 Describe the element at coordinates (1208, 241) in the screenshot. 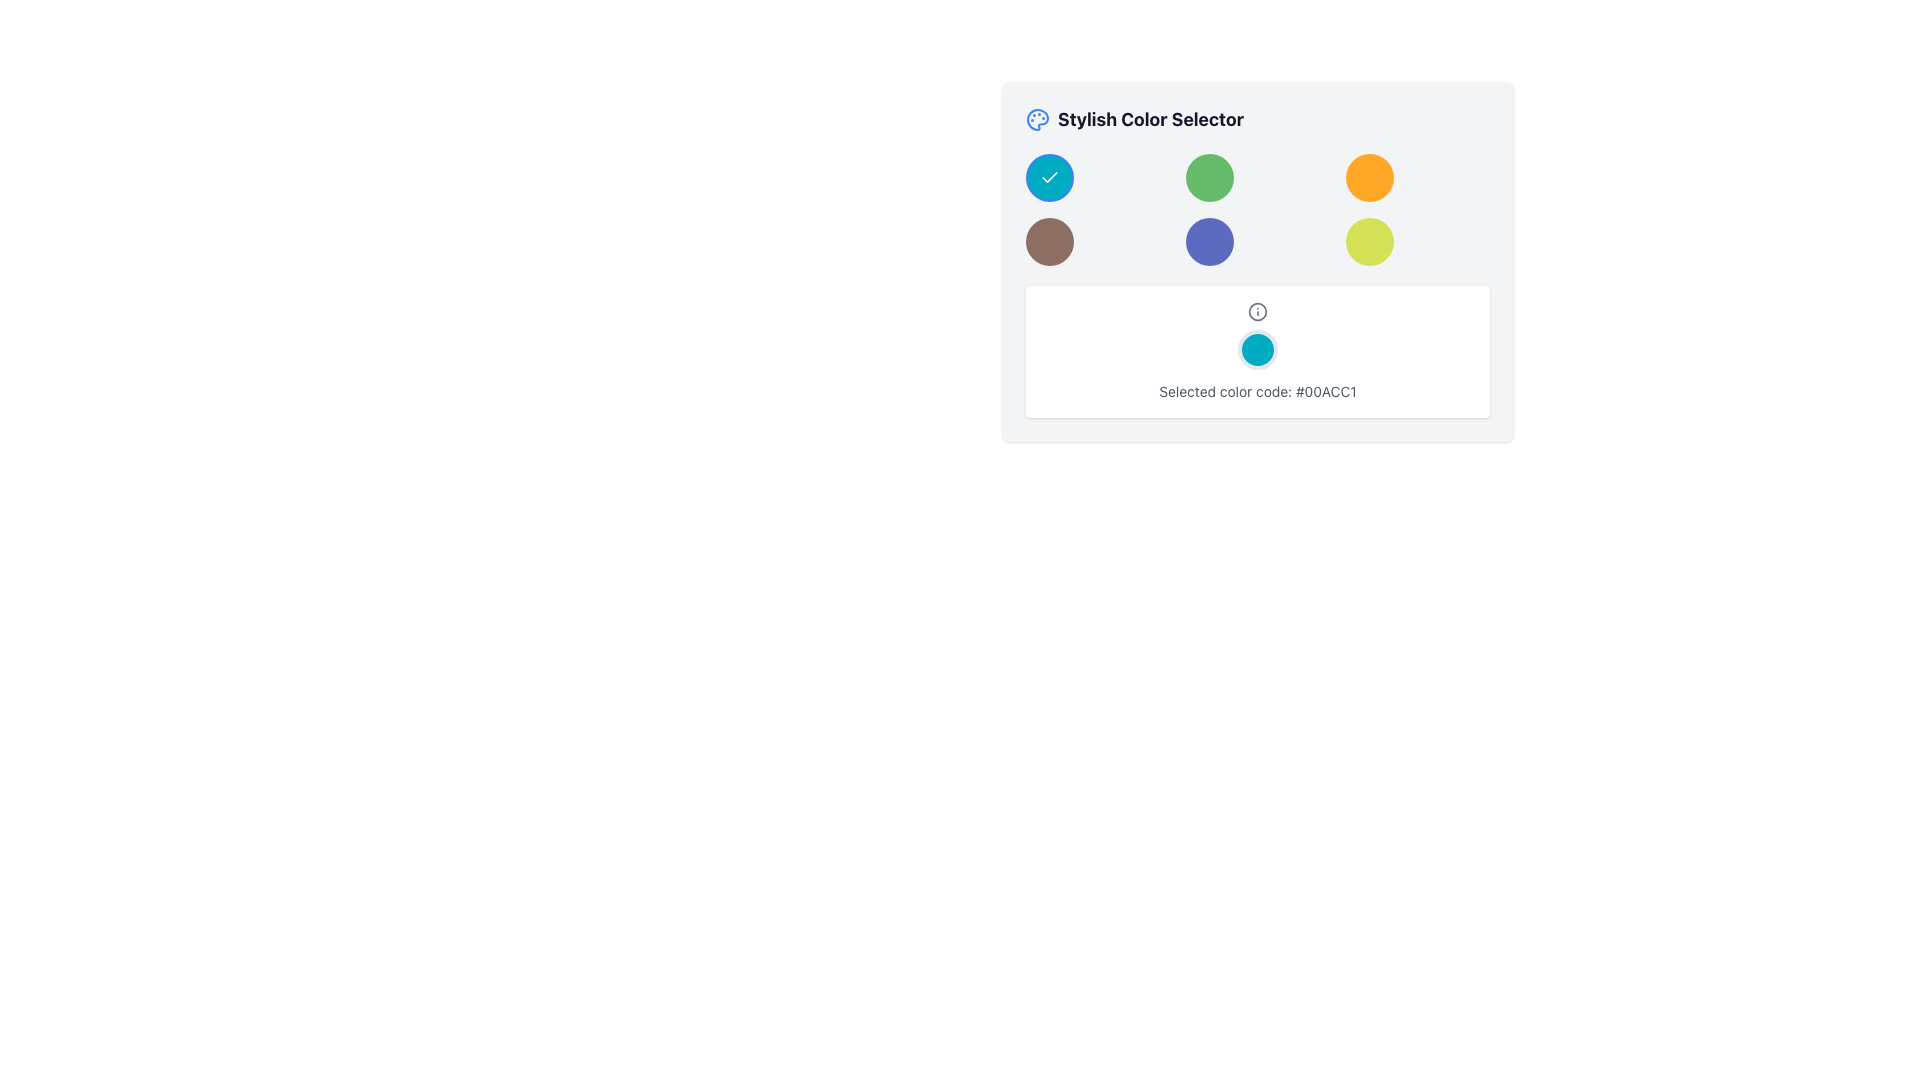

I see `the circular button with a purple background located in the bottom row, second column of a 3x3 grid layout` at that location.